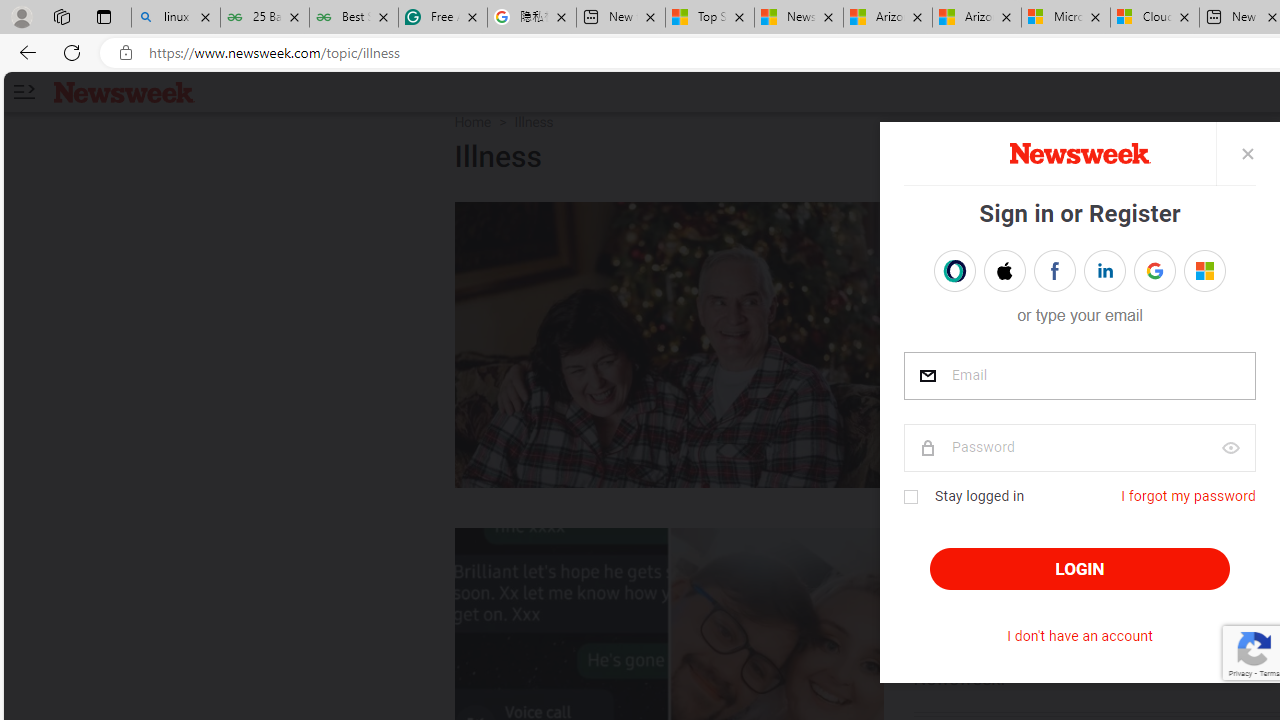 The image size is (1280, 720). What do you see at coordinates (953, 271) in the screenshot?
I see `'Sign in with OPENPASS'` at bounding box center [953, 271].